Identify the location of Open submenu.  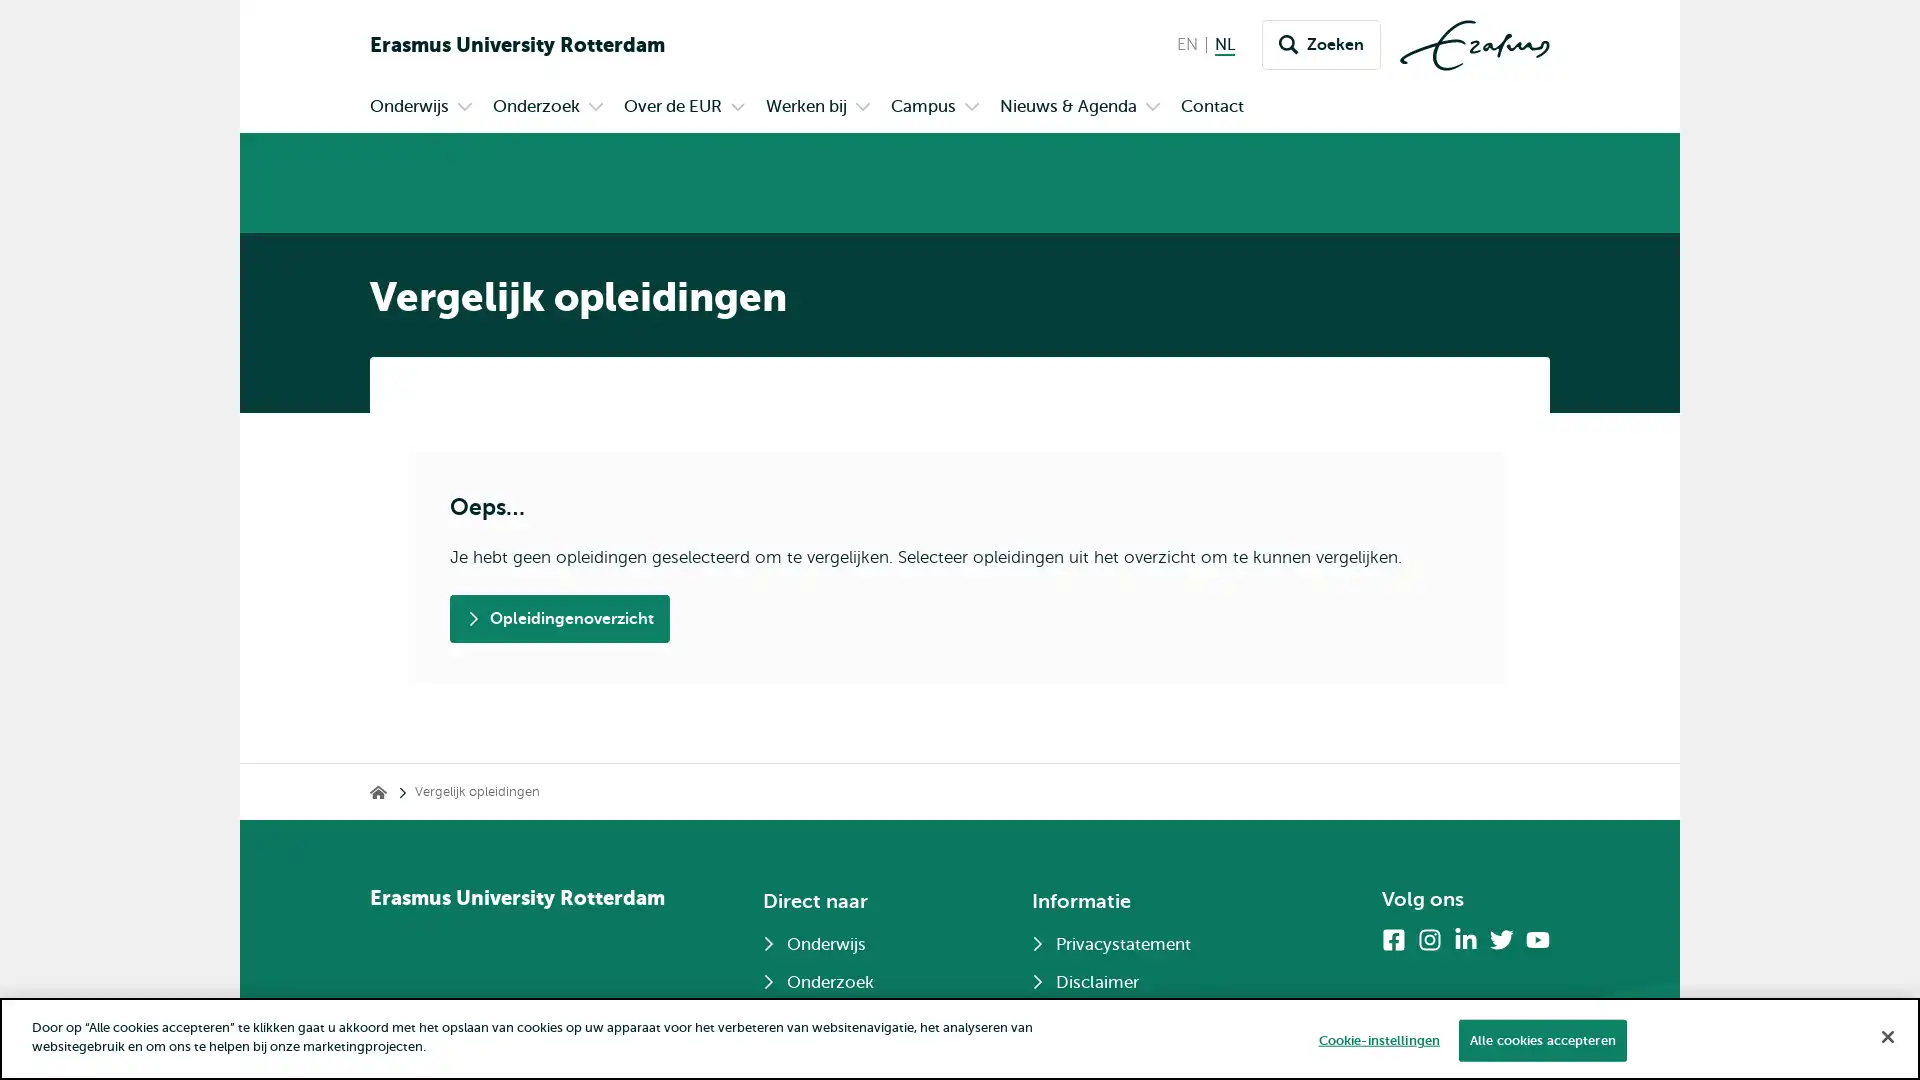
(1152, 108).